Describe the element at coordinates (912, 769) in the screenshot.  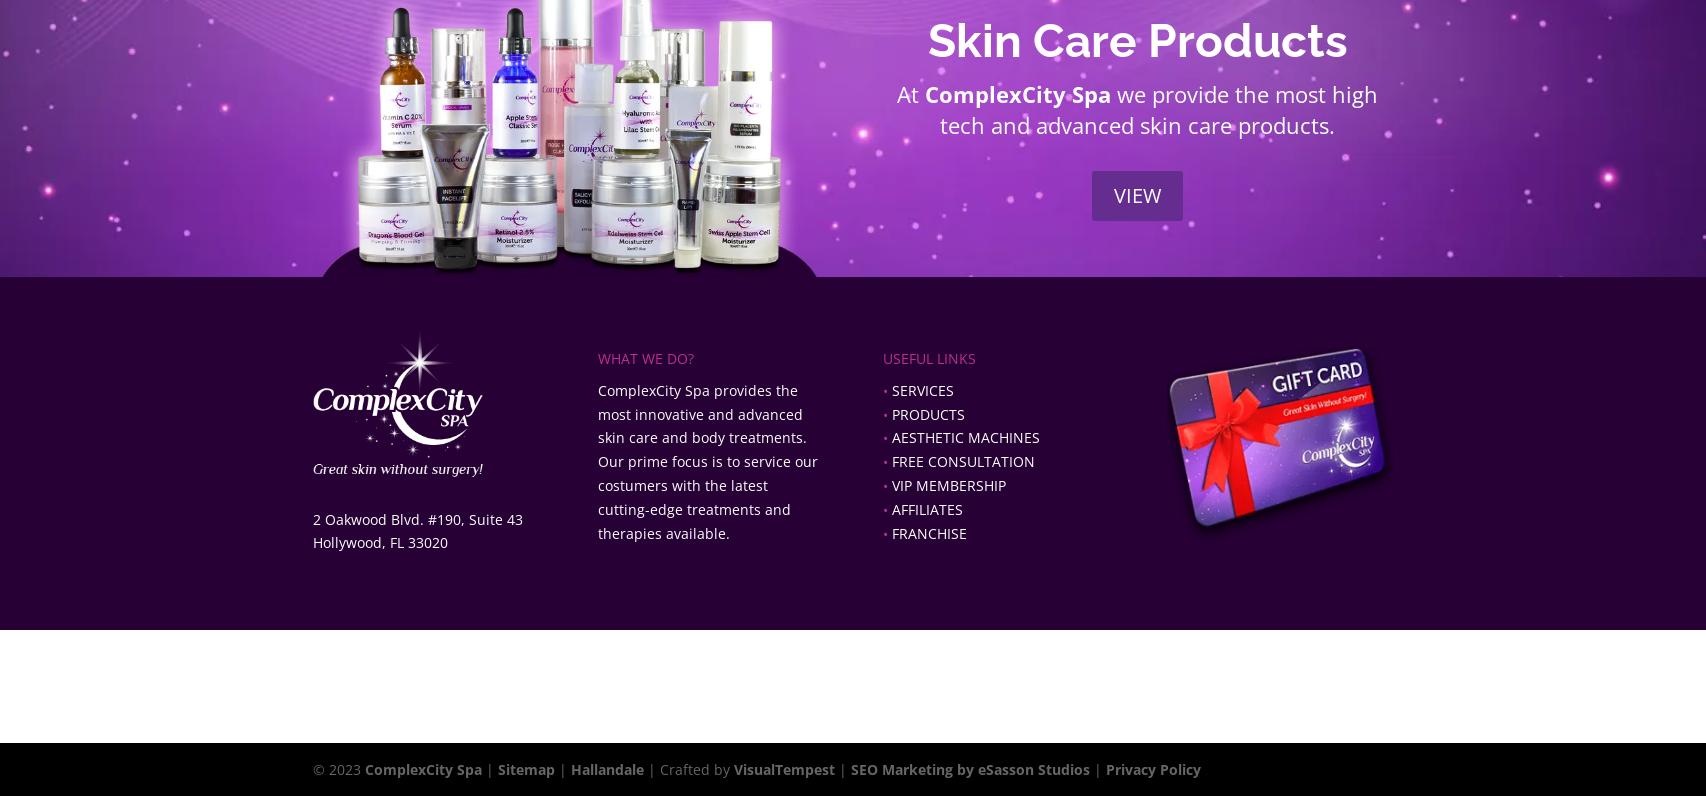
I see `'SEO Marketing by'` at that location.